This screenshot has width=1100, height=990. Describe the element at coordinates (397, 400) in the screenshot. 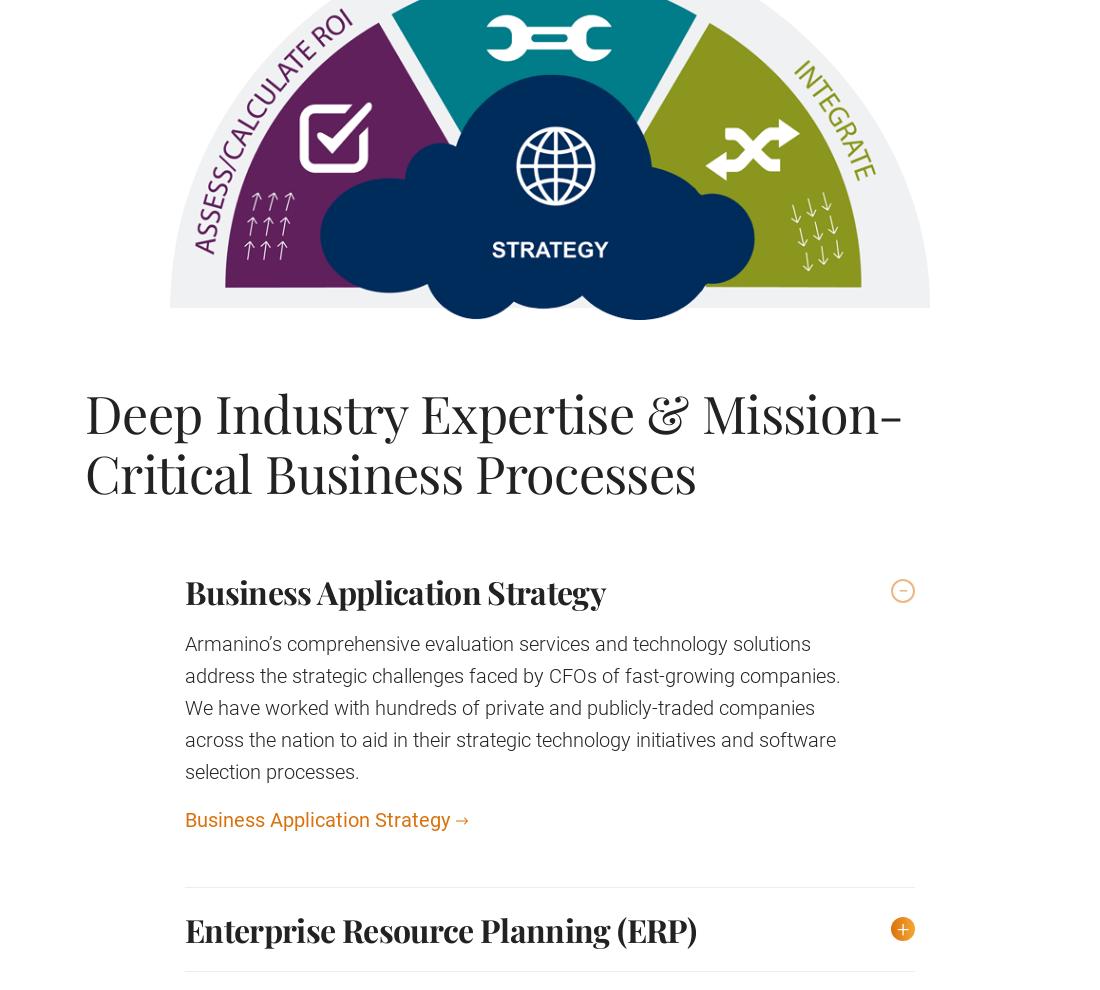

I see `'We are always looking for talented people to join our firm.'` at that location.